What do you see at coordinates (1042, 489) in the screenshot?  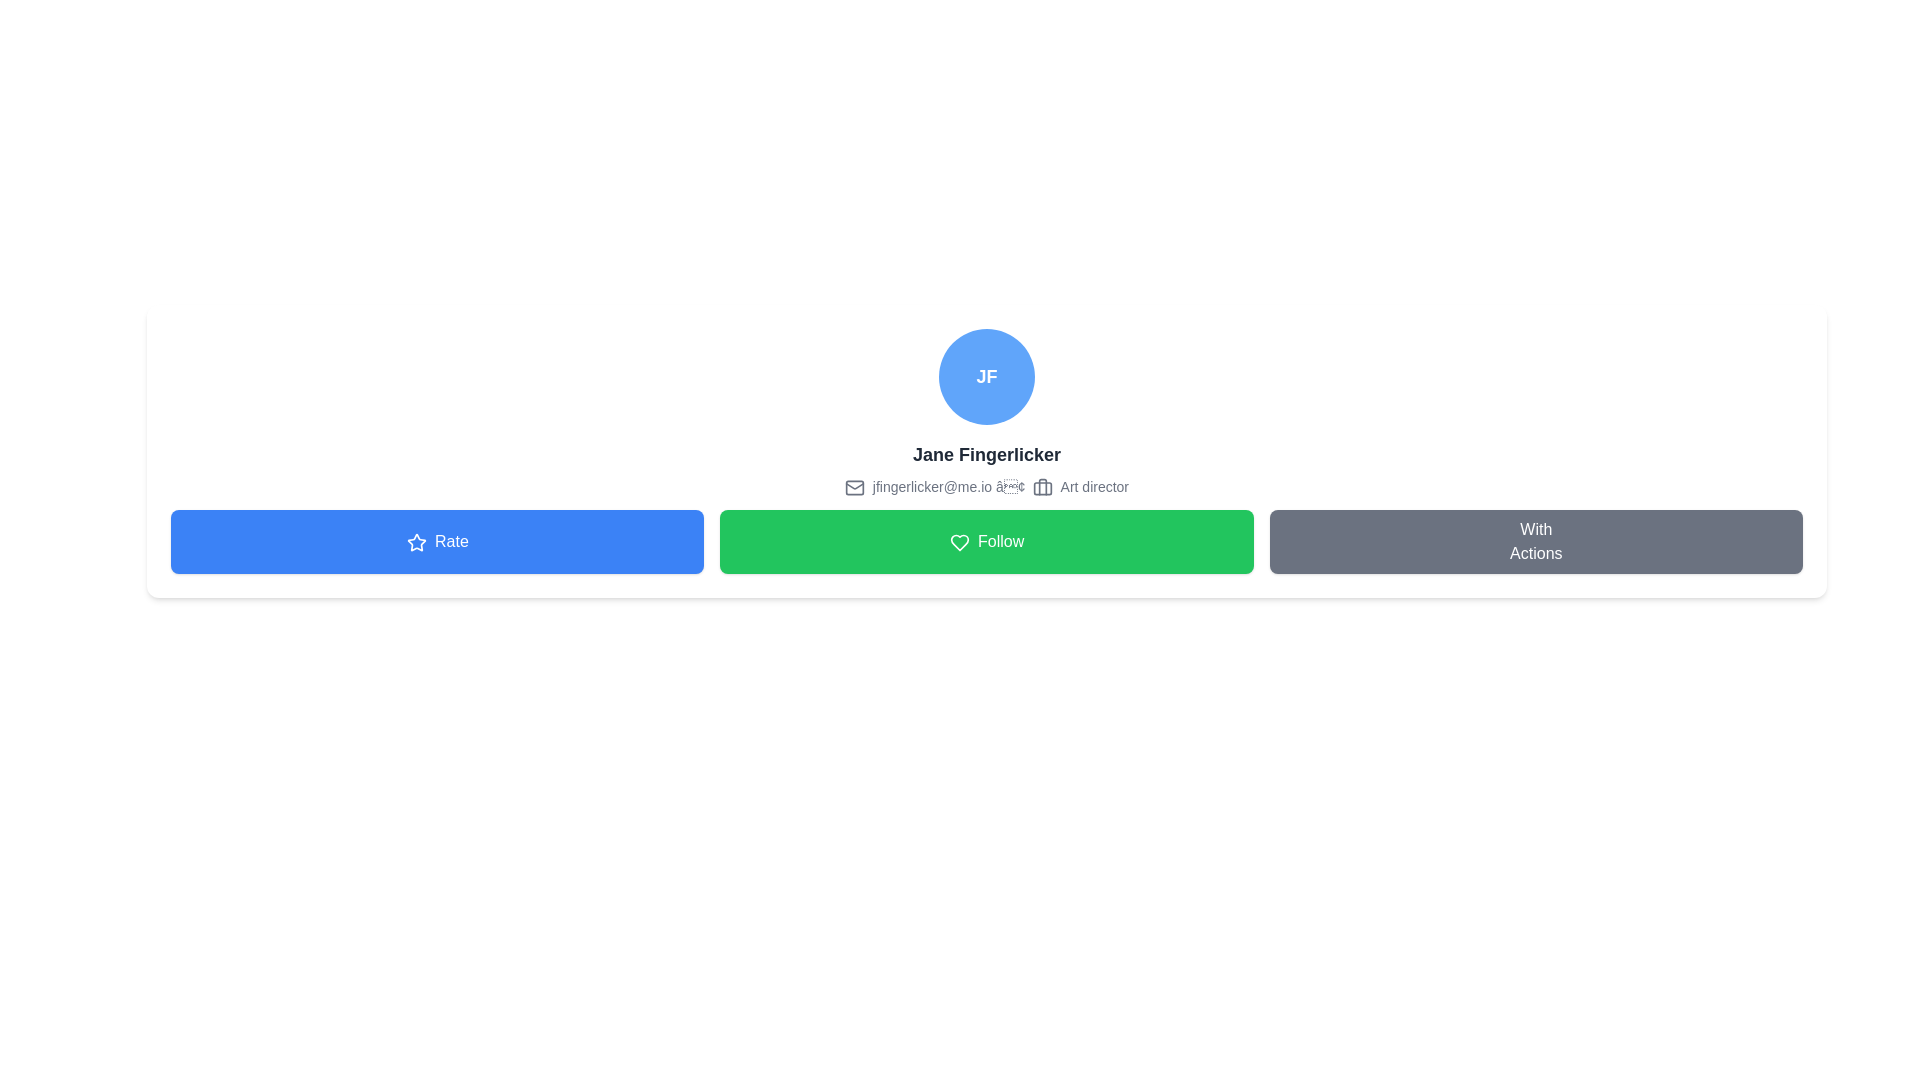 I see `the graphic element representing a compartment in the briefcase-like icon` at bounding box center [1042, 489].